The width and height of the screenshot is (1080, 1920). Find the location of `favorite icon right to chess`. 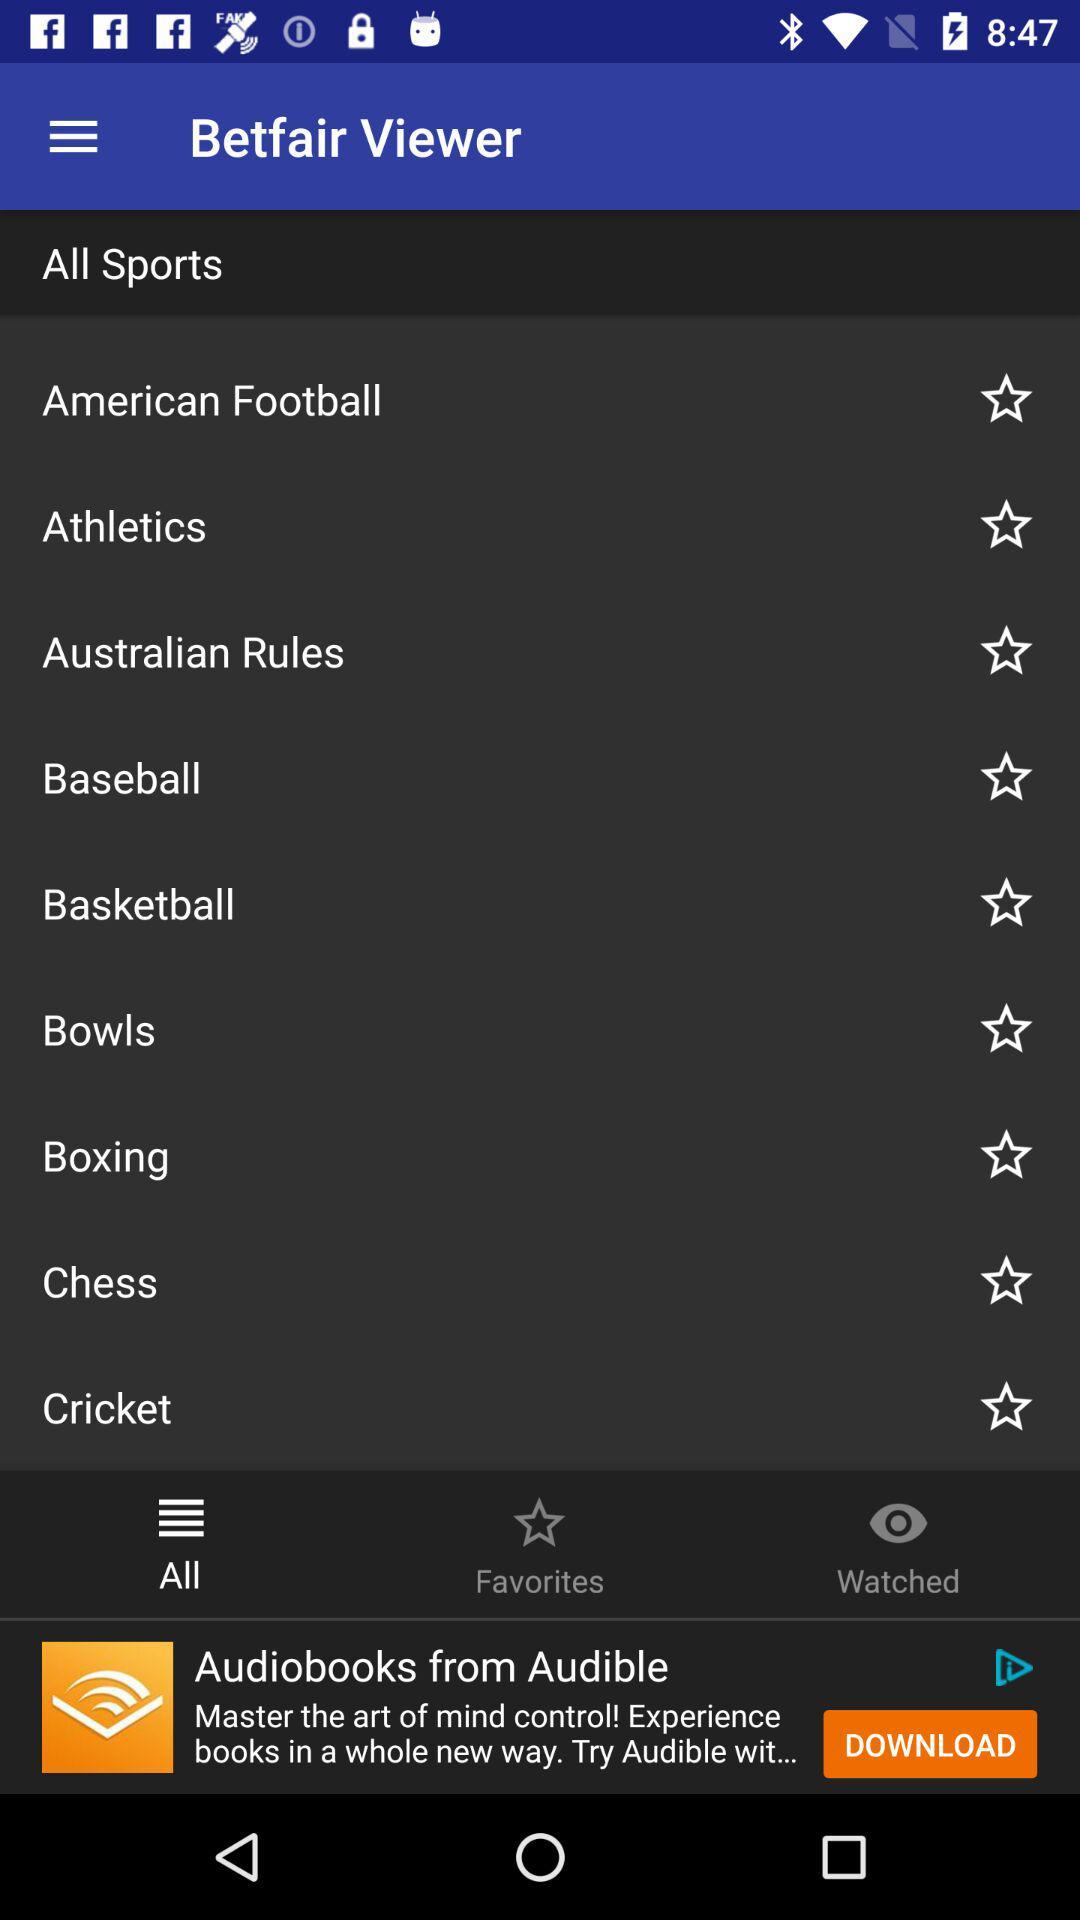

favorite icon right to chess is located at coordinates (1006, 1281).